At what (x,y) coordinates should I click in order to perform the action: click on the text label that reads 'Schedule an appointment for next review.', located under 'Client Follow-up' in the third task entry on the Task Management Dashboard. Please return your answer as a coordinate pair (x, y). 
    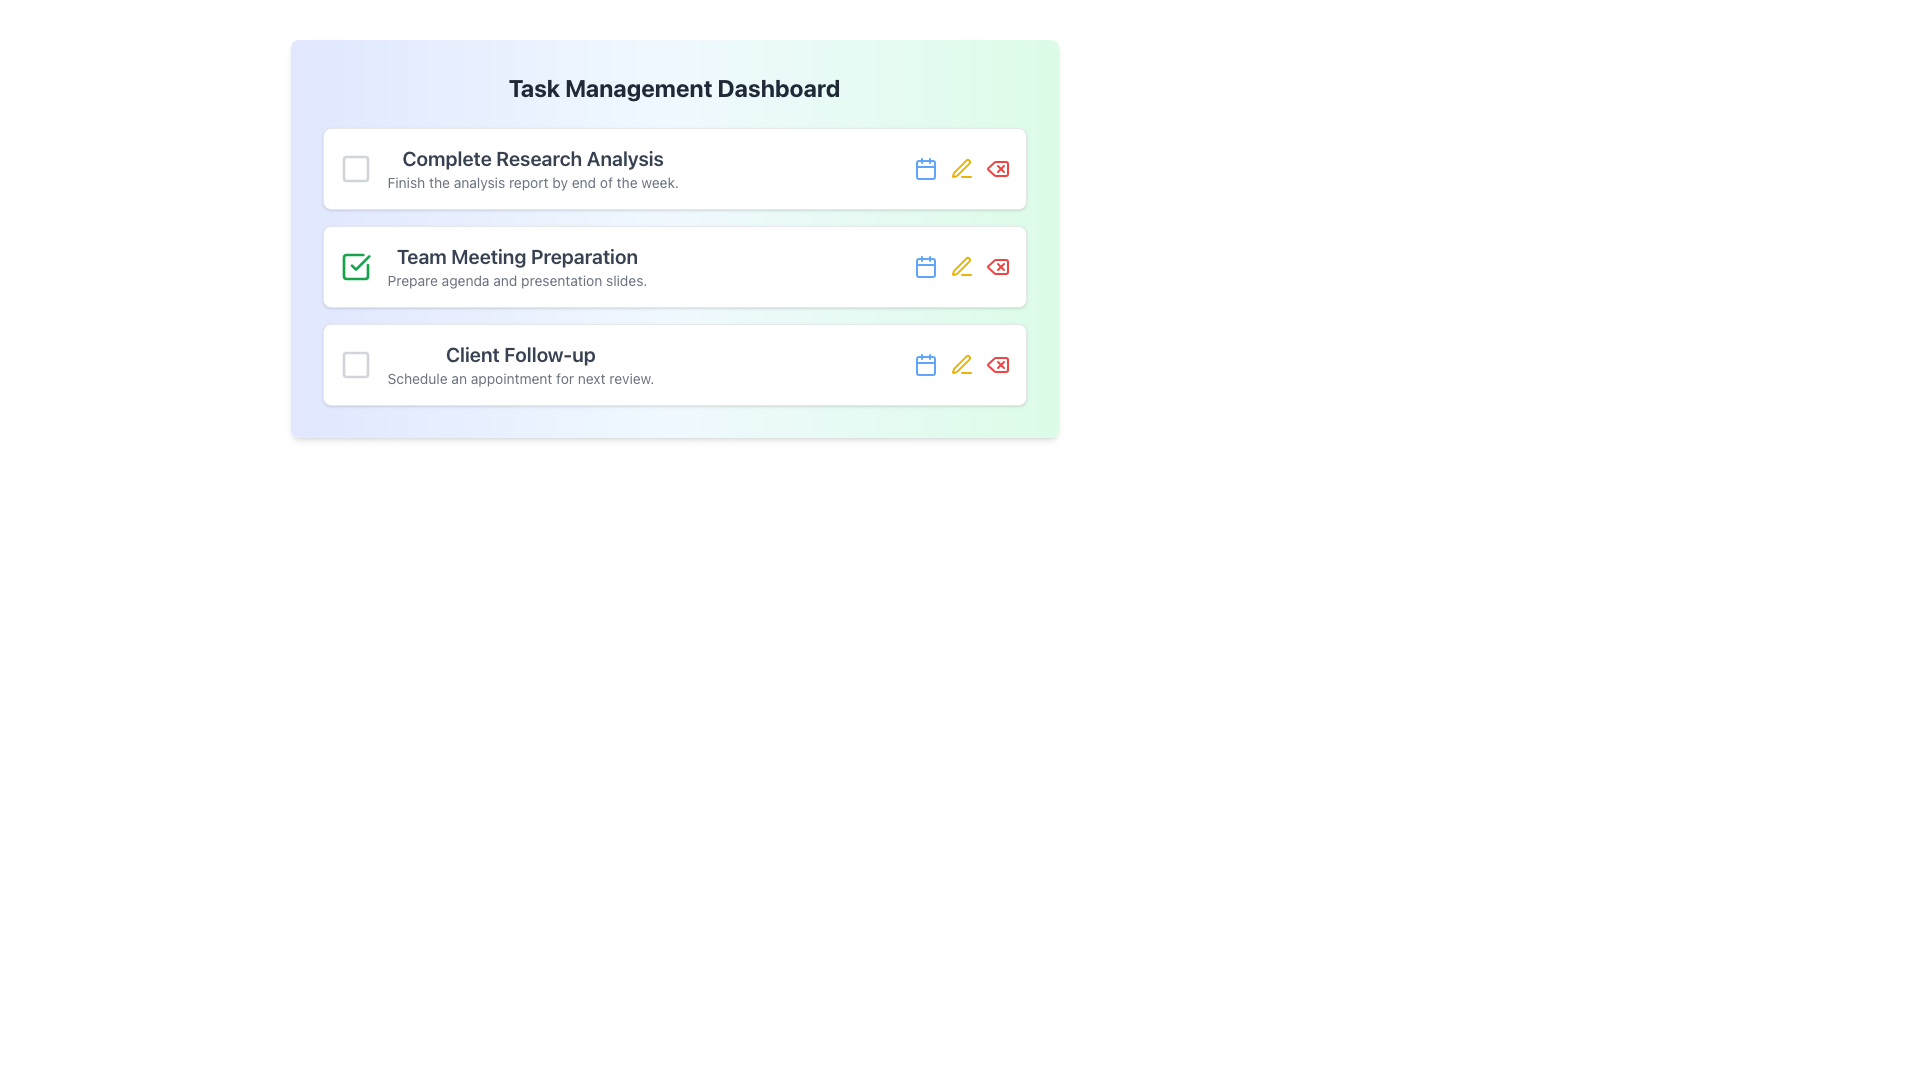
    Looking at the image, I should click on (520, 378).